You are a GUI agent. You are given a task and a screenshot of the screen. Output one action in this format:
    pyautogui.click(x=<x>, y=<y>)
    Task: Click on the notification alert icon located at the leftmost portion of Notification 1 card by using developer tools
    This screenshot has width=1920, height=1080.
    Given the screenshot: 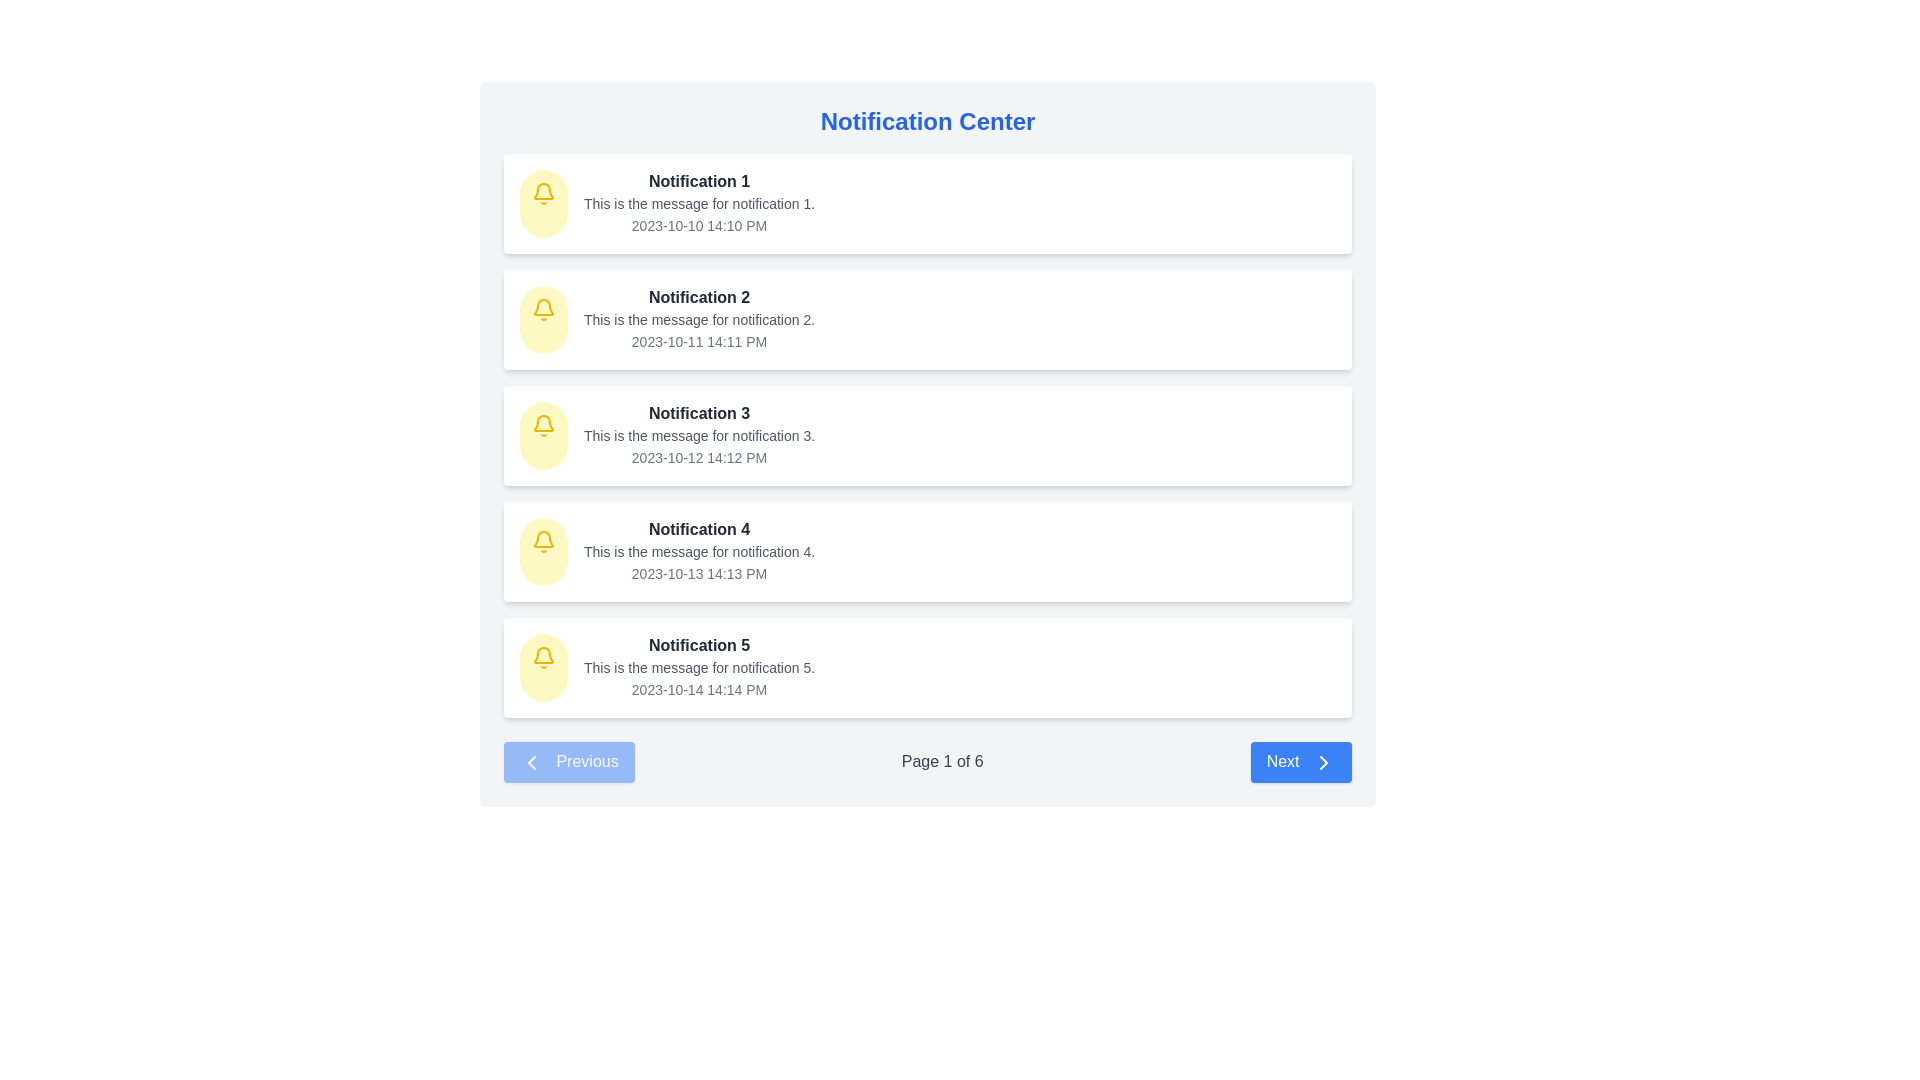 What is the action you would take?
    pyautogui.click(x=543, y=204)
    